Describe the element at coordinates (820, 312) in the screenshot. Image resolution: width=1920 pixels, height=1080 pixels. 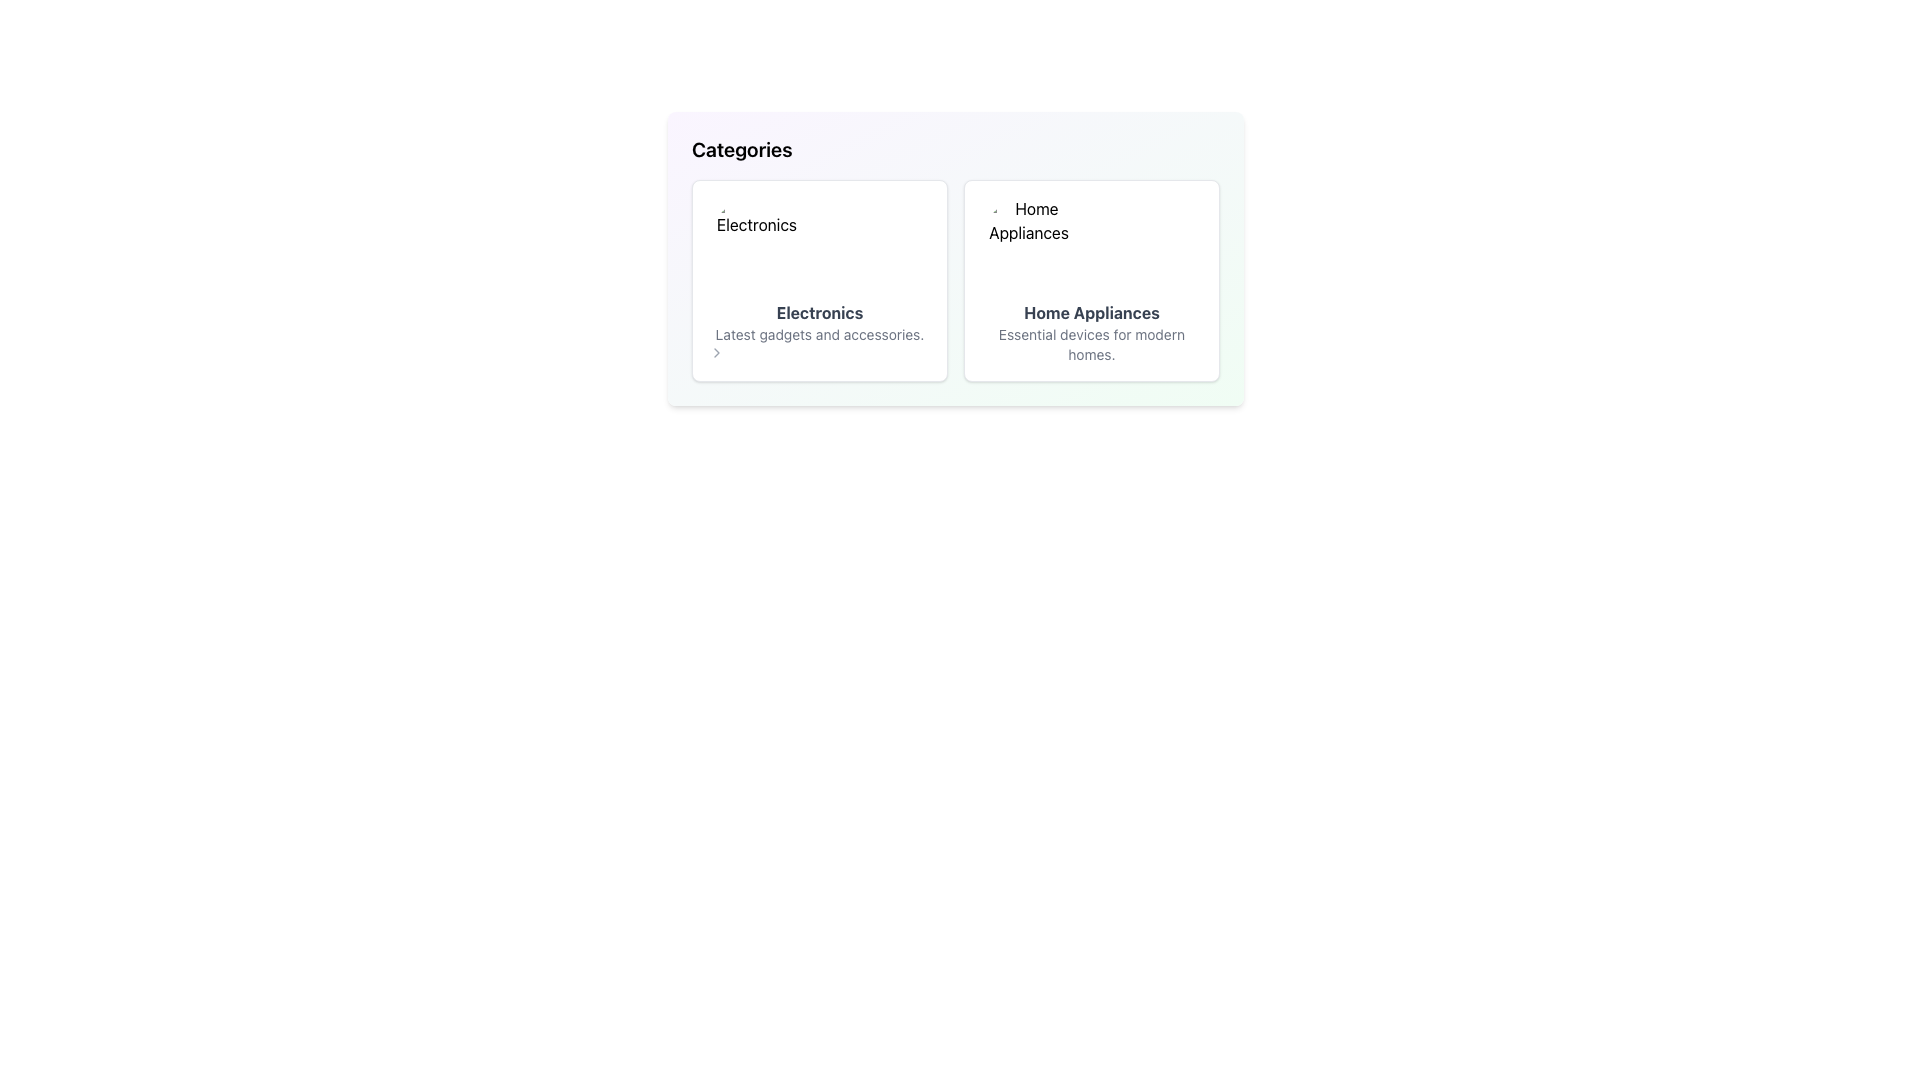
I see `the 'Electronics' category label text, which is centrally located above the smaller text 'Latest gadgets and accessories.' and below a rounded image icon` at that location.